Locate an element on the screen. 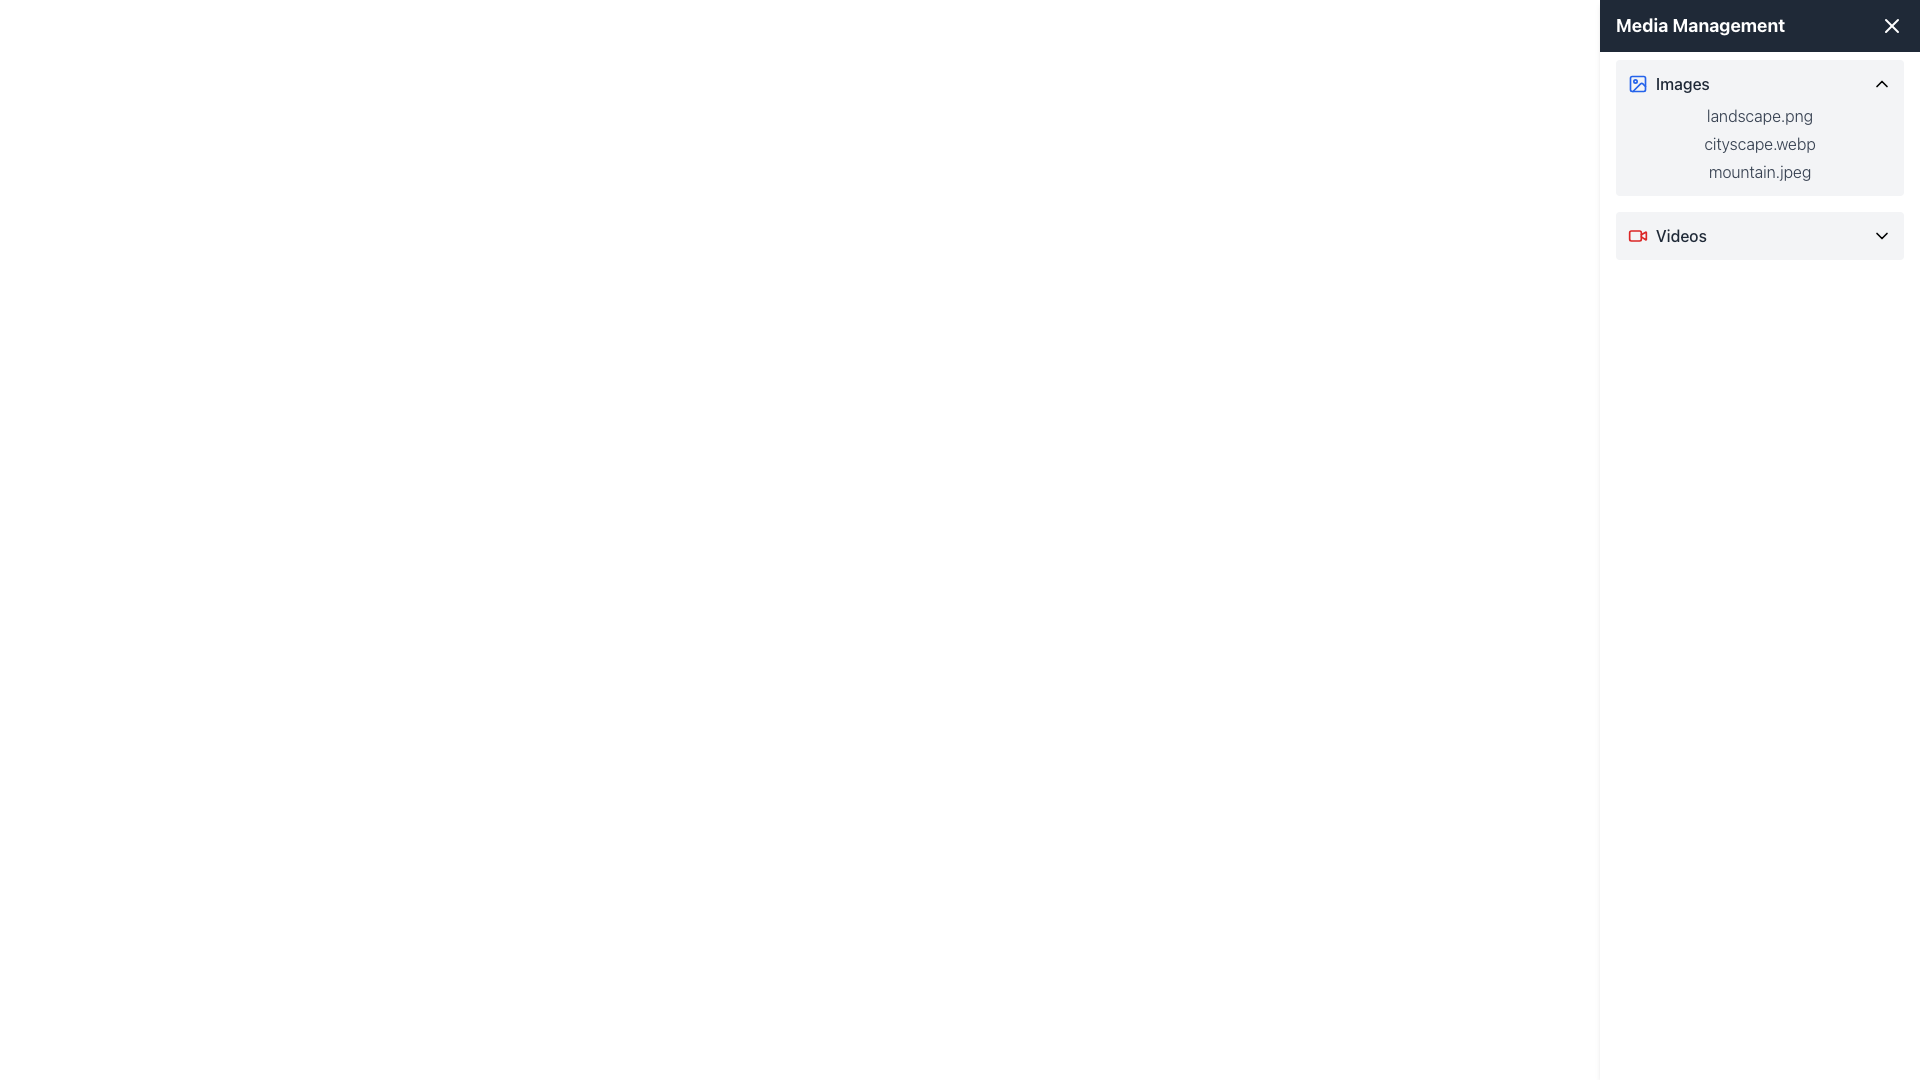 The width and height of the screenshot is (1920, 1080). the second text label in the 'Images' section, which displays the filename 'cityscape.webp', to read it is located at coordinates (1760, 142).